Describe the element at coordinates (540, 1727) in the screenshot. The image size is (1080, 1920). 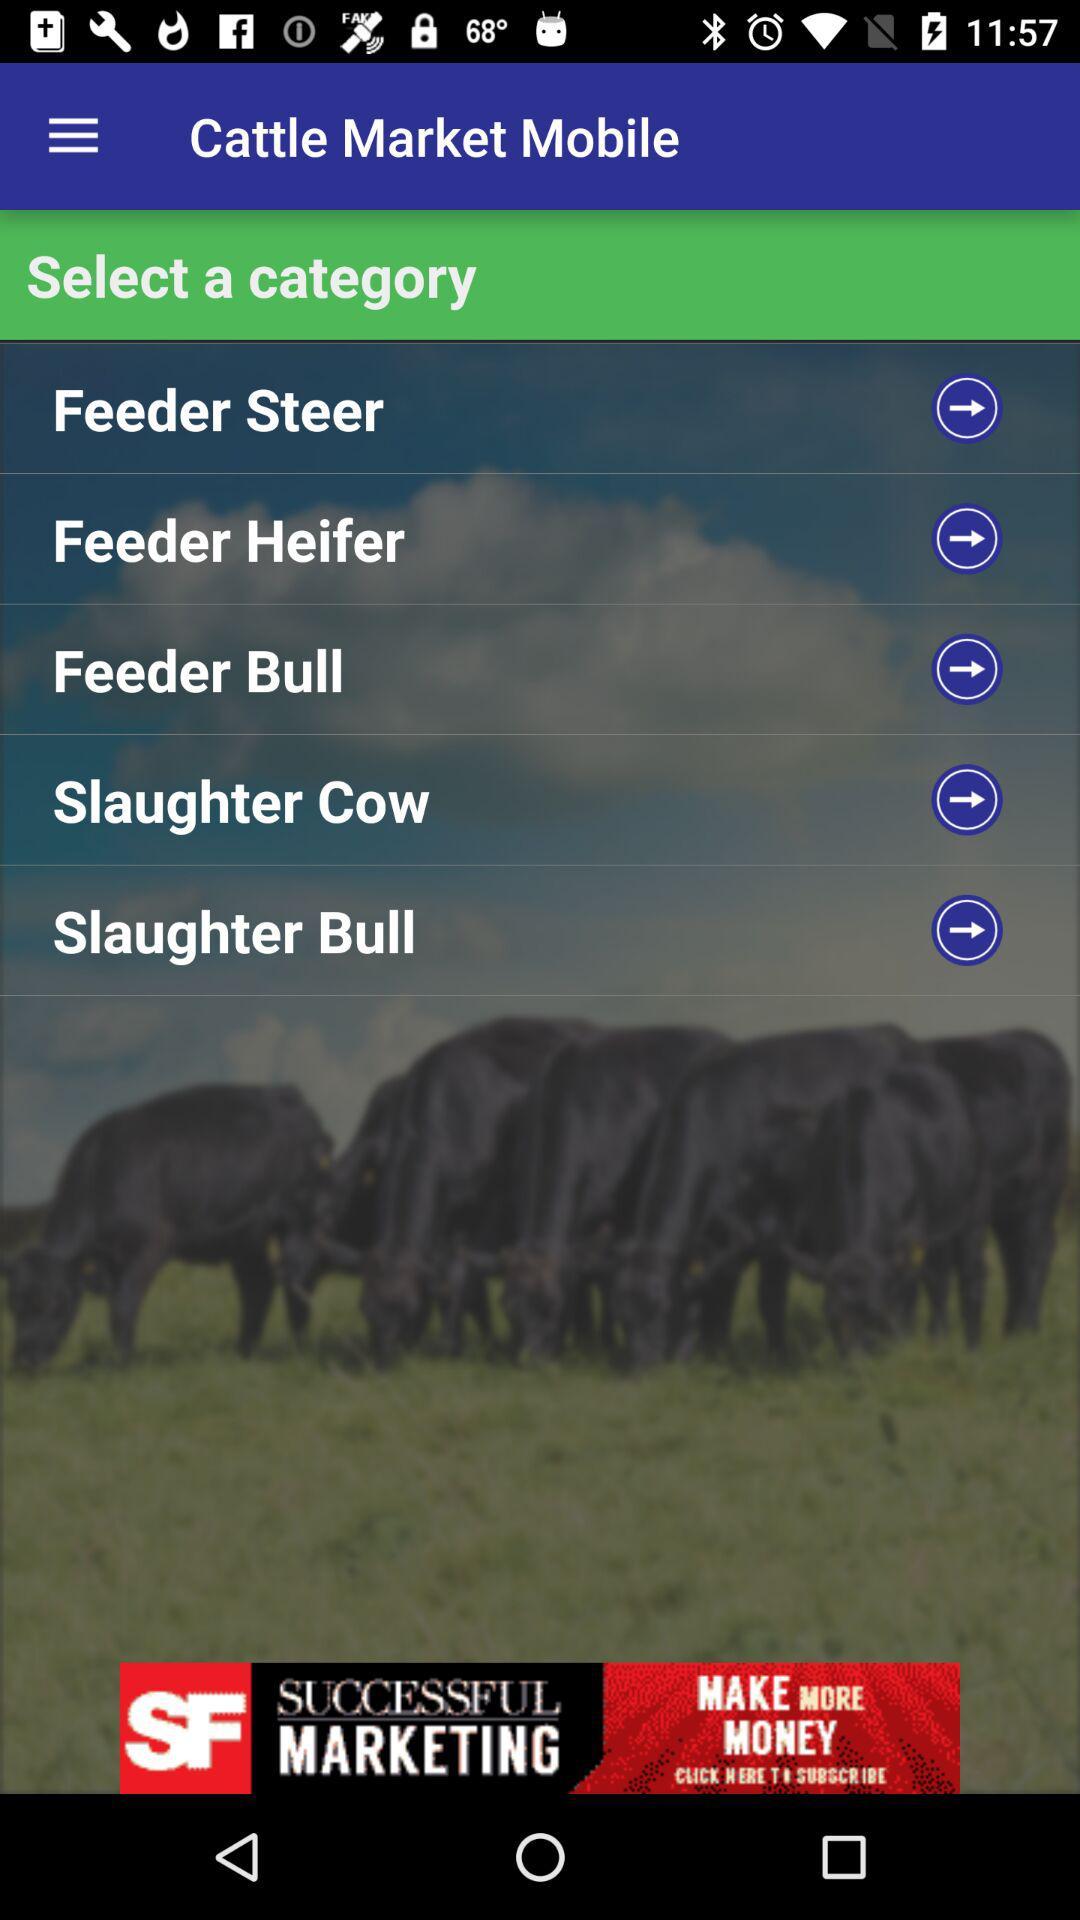
I see `advisement` at that location.